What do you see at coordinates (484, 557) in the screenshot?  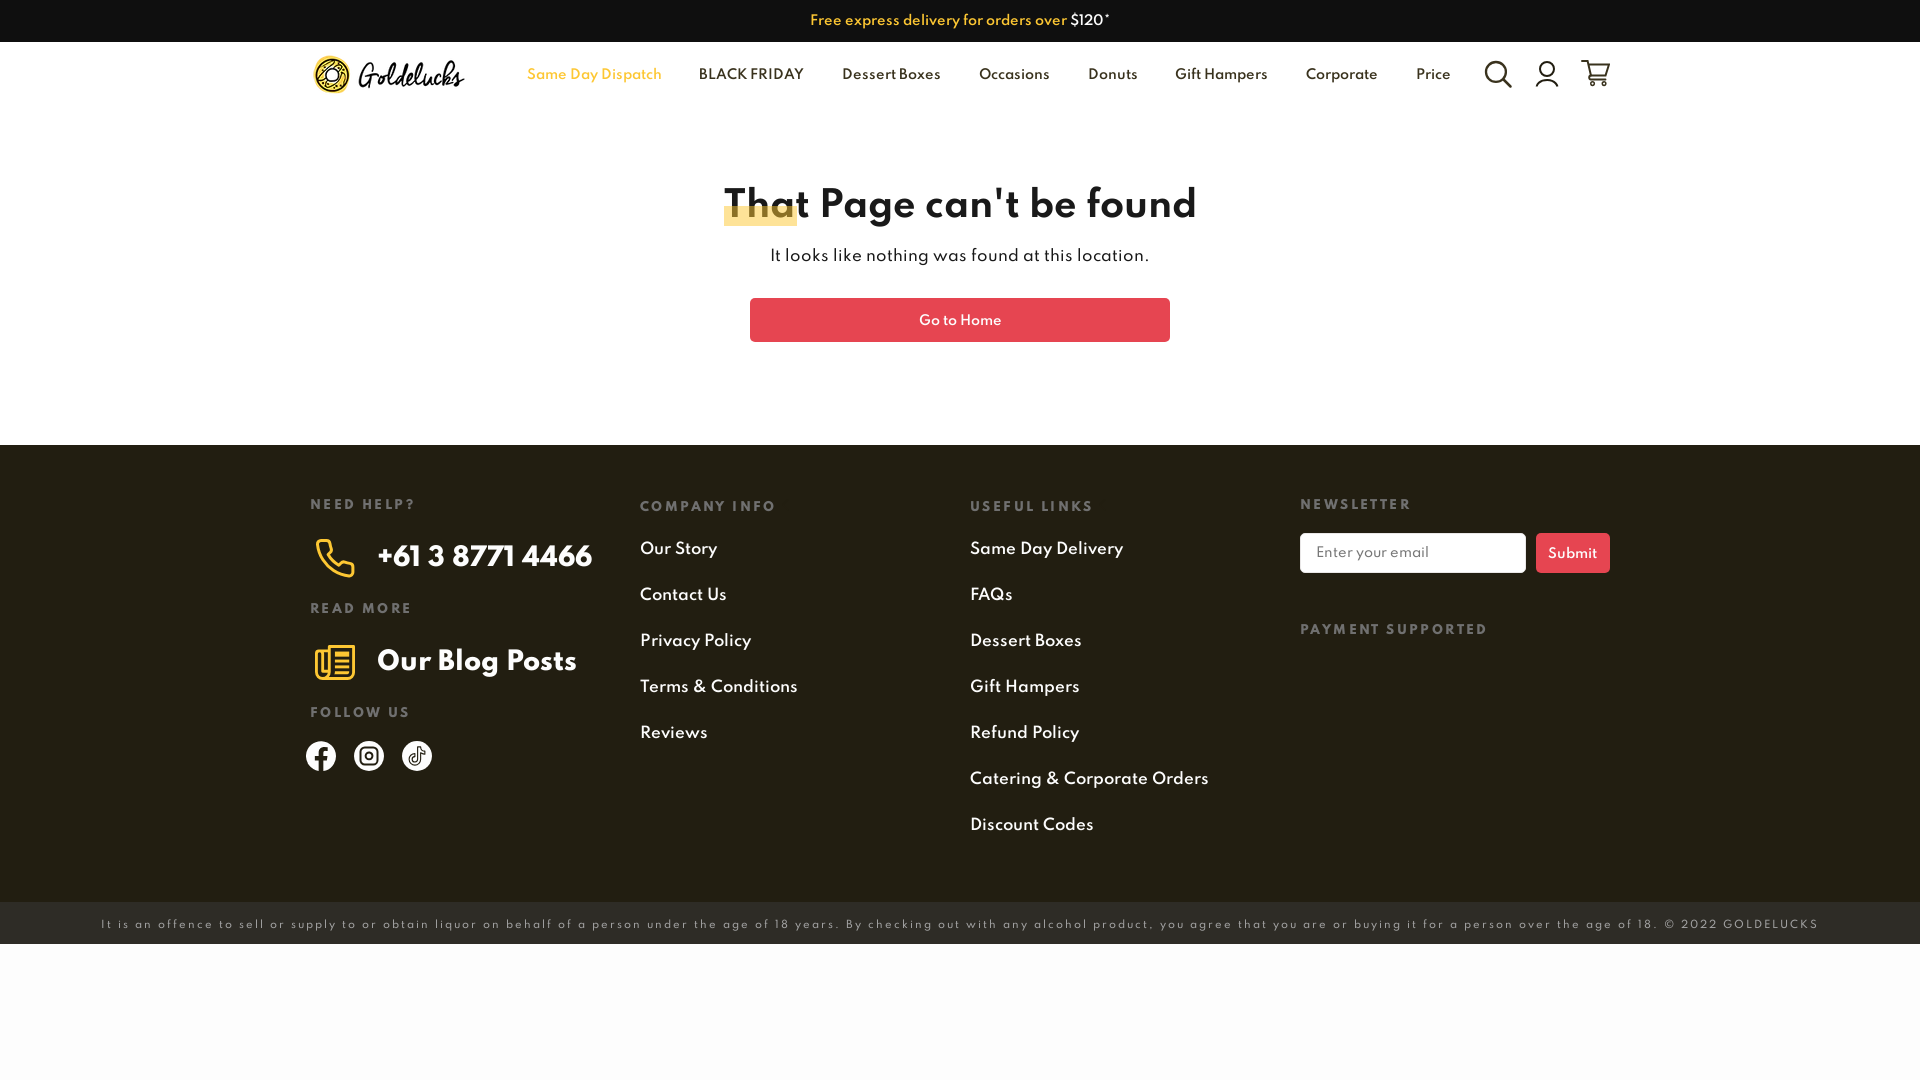 I see `'+61 3 8771 4466'` at bounding box center [484, 557].